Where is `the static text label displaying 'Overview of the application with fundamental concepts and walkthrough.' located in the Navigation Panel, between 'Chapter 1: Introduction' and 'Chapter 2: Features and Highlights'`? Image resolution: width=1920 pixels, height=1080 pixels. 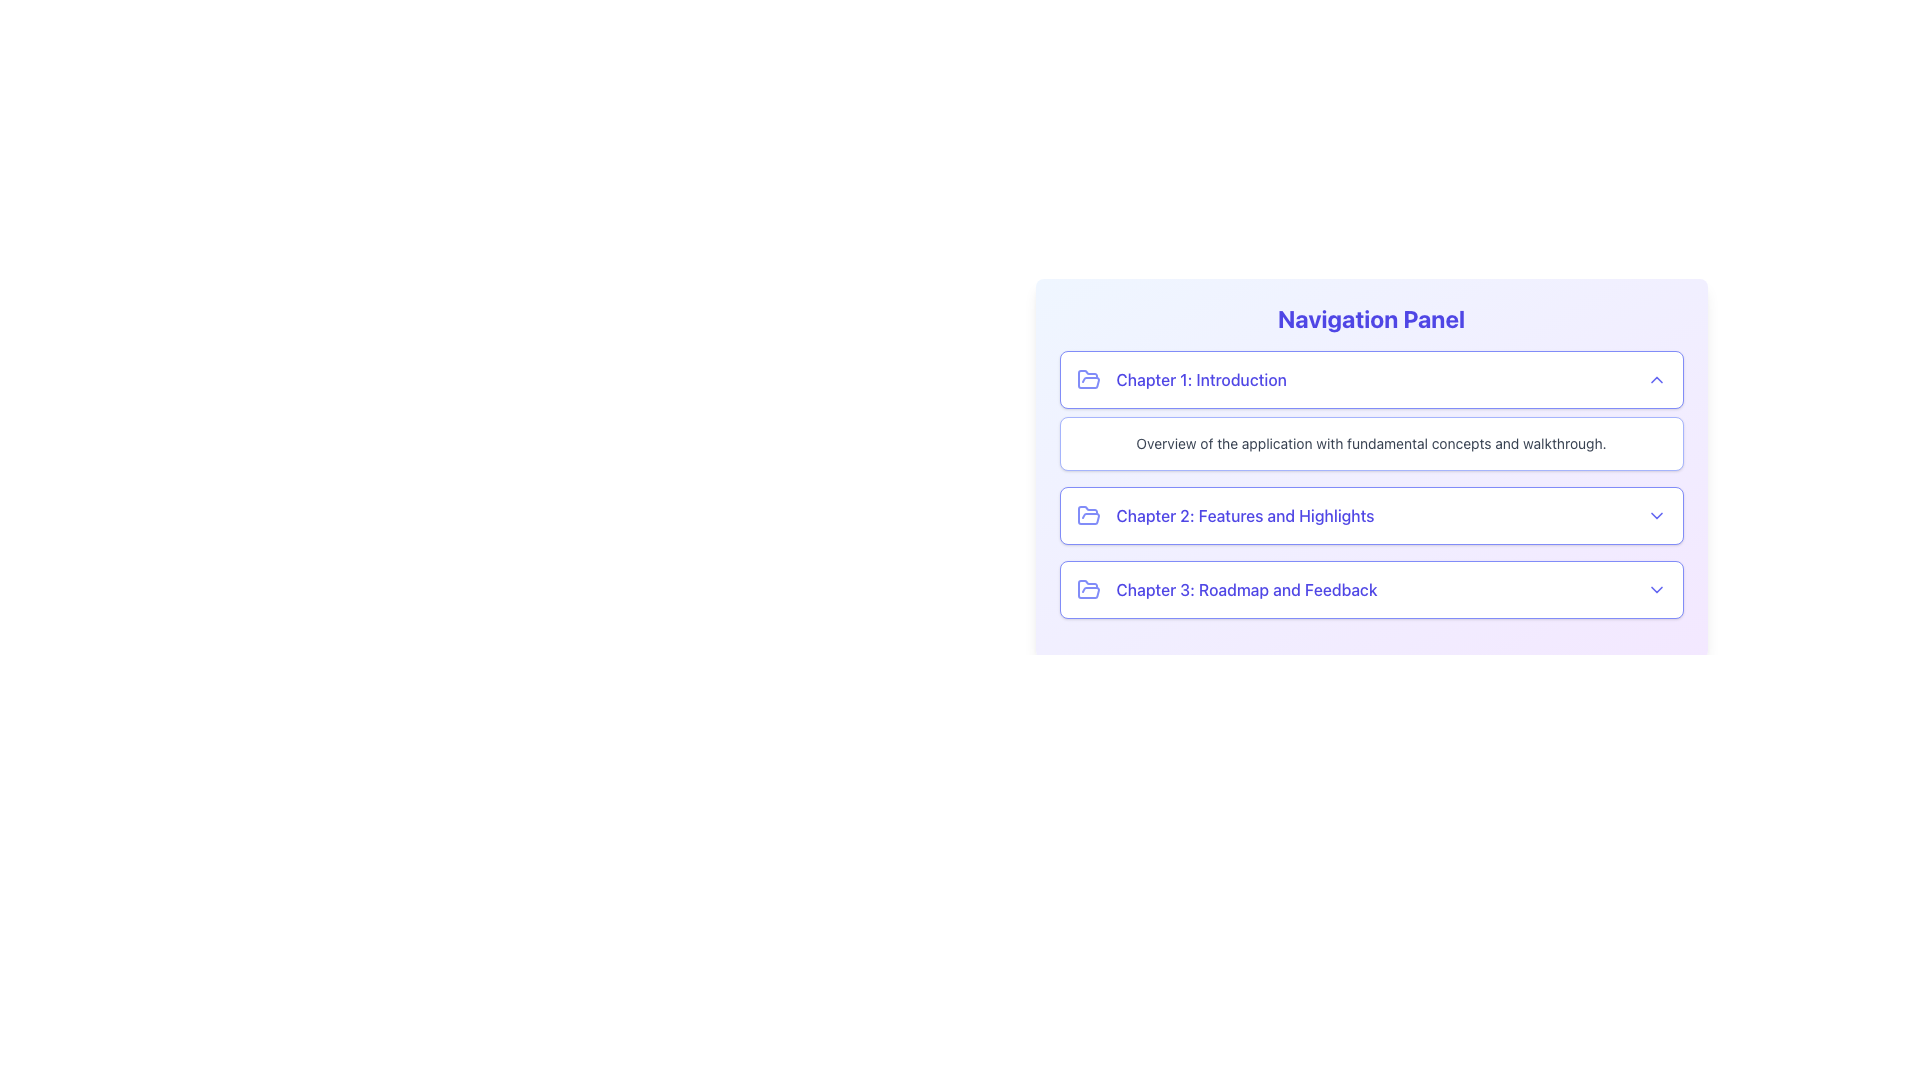
the static text label displaying 'Overview of the application with fundamental concepts and walkthrough.' located in the Navigation Panel, between 'Chapter 1: Introduction' and 'Chapter 2: Features and Highlights' is located at coordinates (1370, 442).